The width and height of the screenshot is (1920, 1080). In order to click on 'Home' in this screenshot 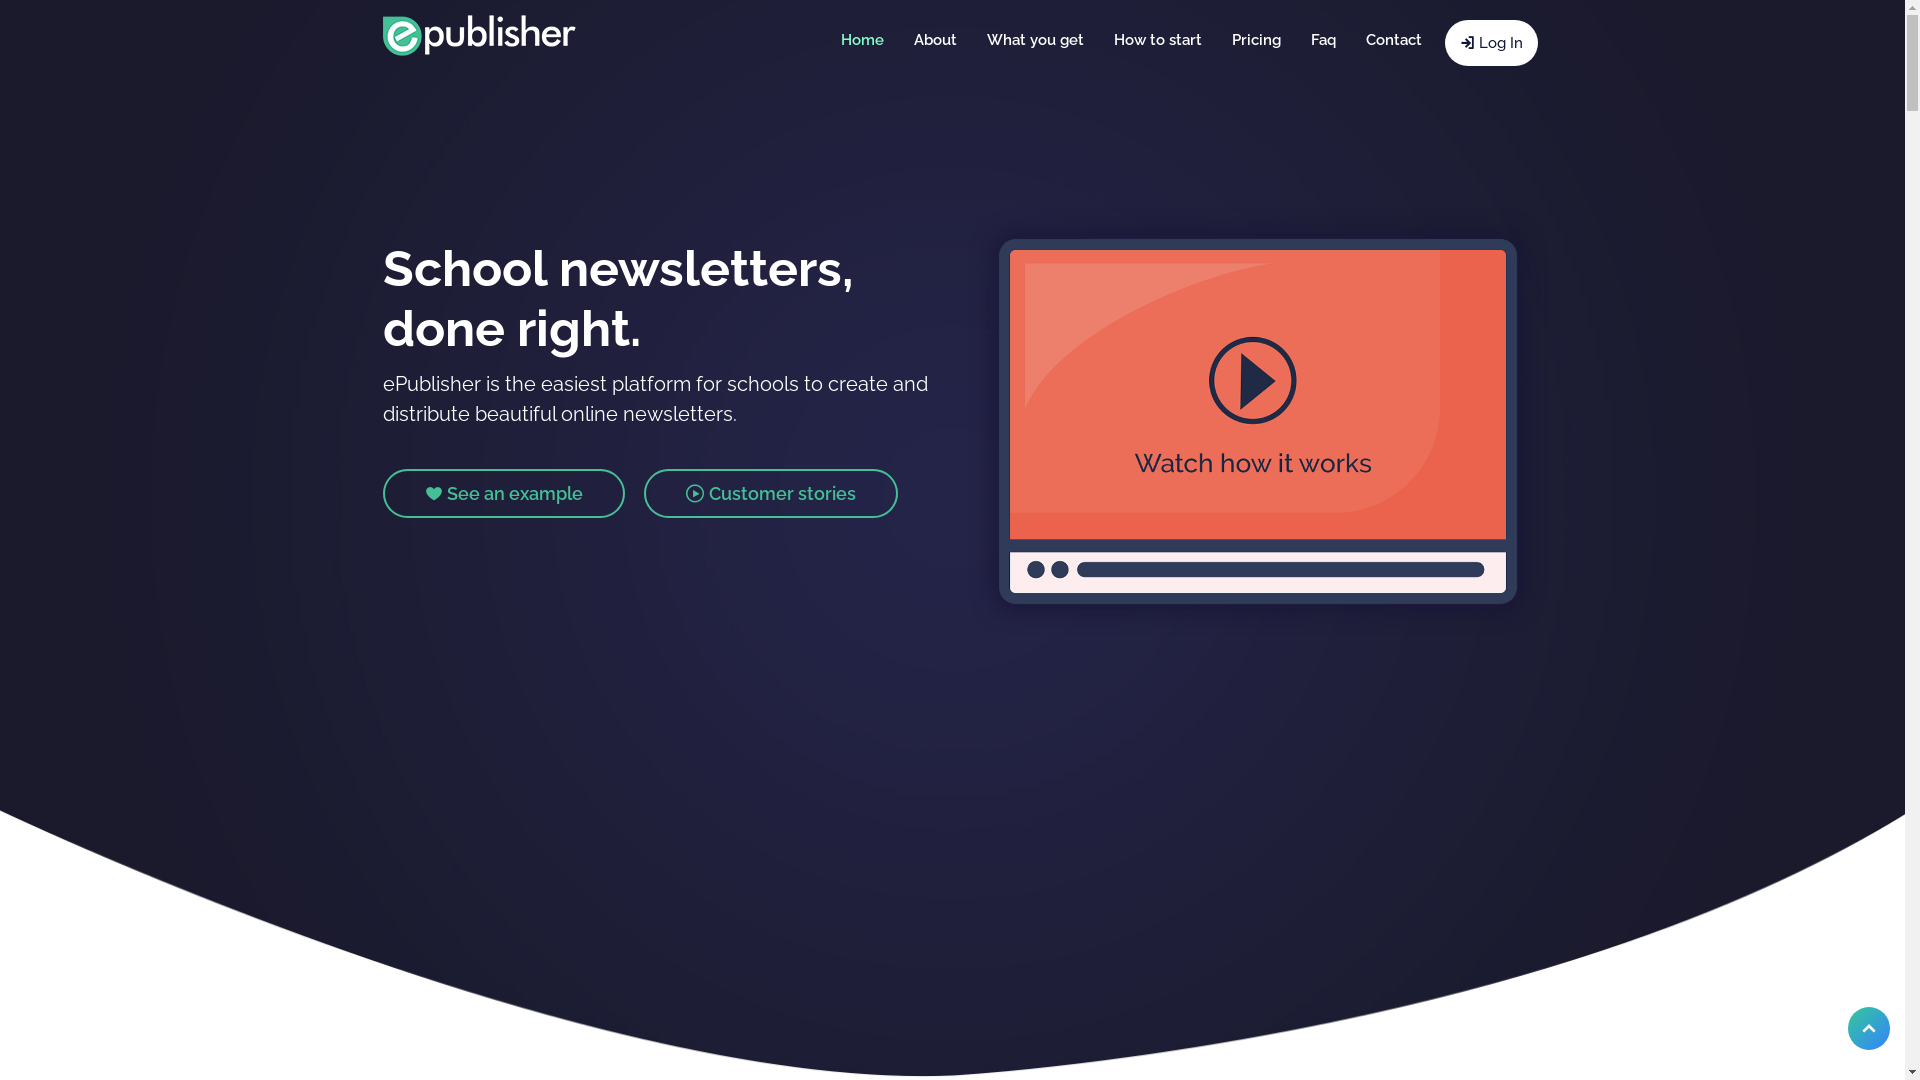, I will do `click(862, 39)`.